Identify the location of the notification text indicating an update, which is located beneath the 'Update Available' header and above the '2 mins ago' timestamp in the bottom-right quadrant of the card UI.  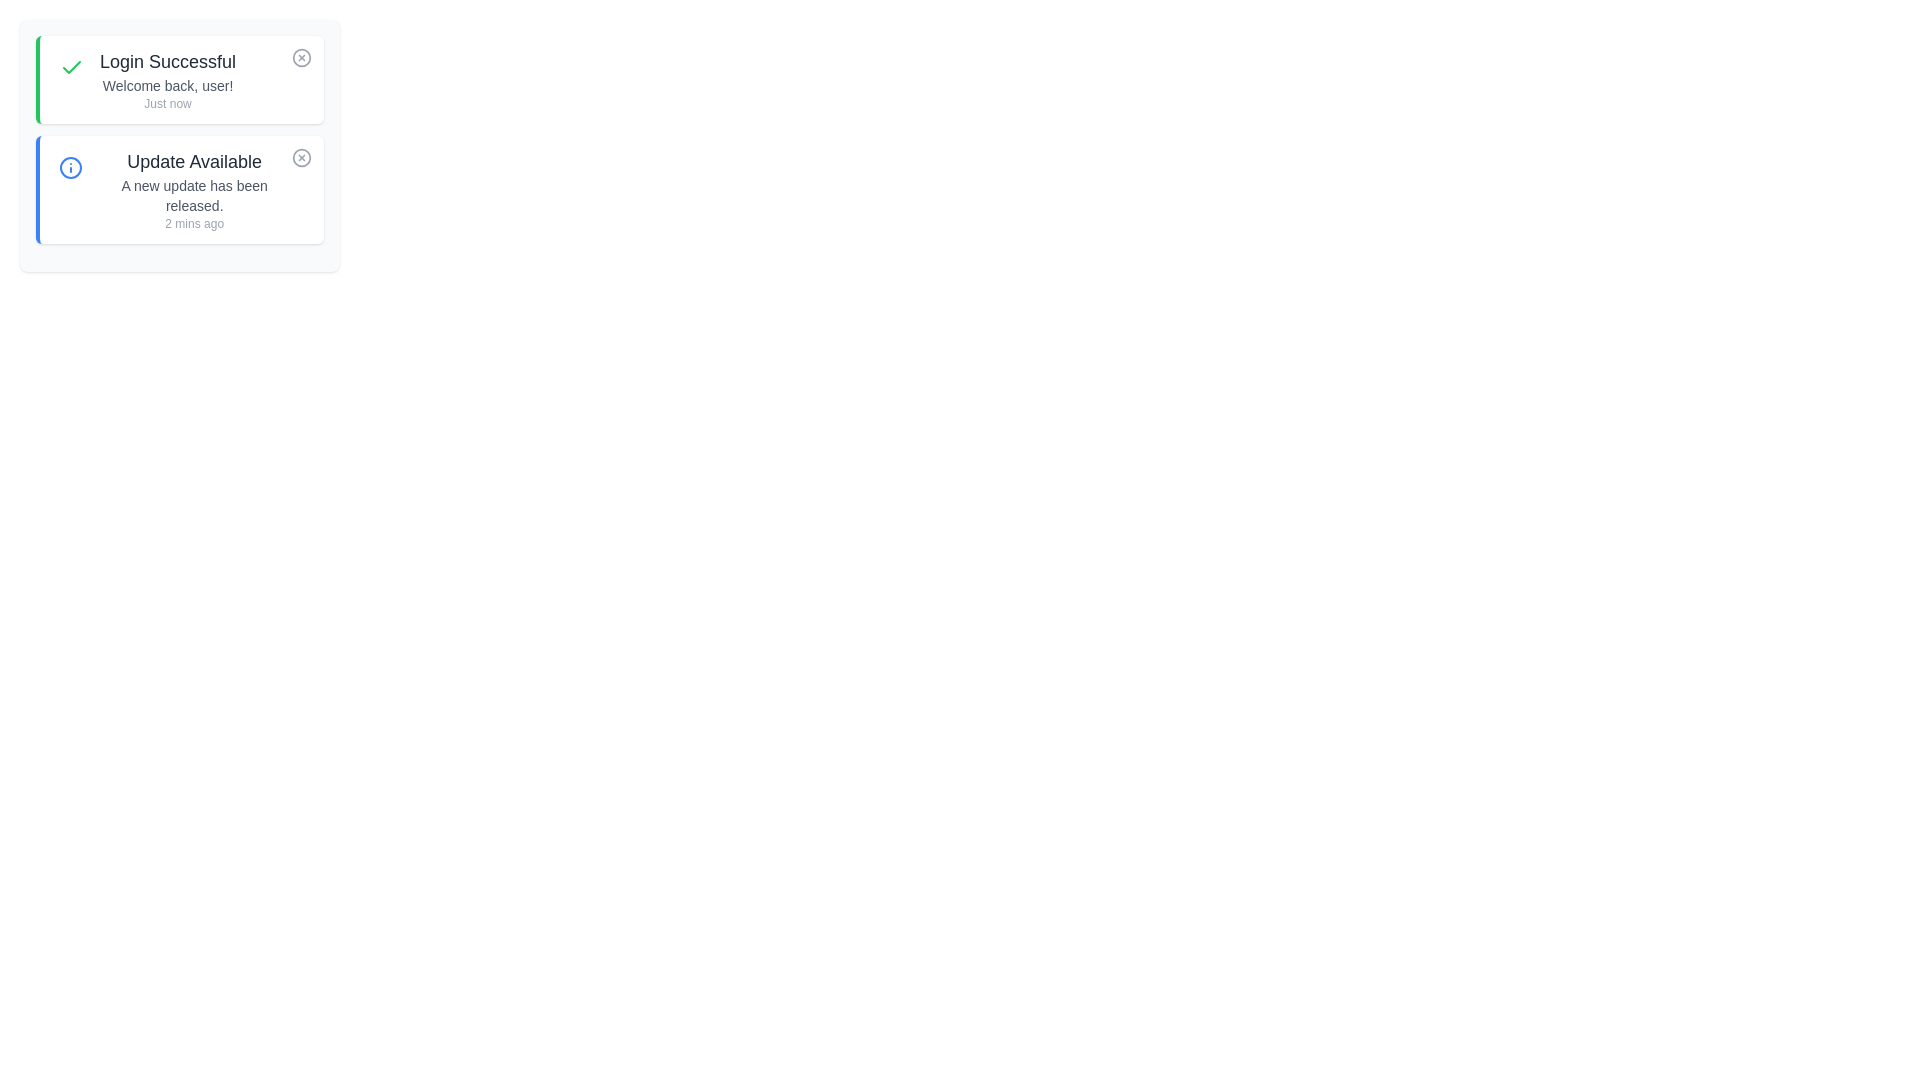
(194, 196).